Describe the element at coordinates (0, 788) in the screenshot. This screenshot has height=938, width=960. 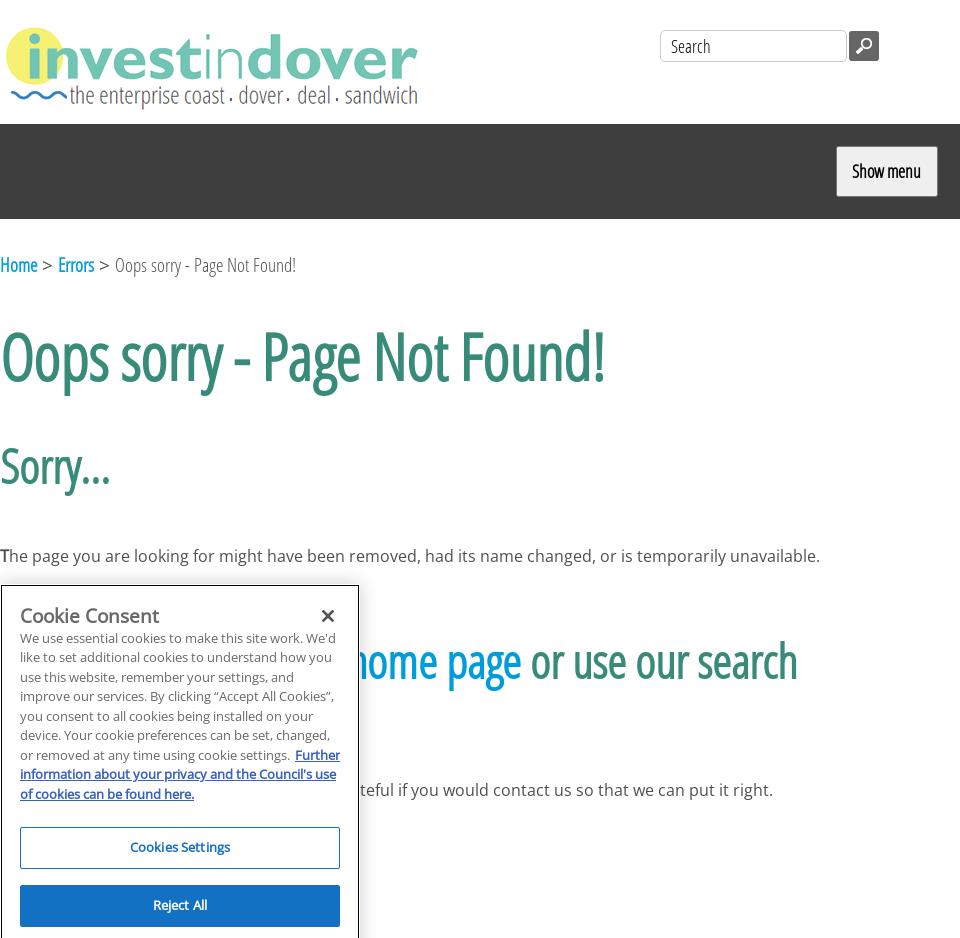
I see `'If you have found an error we would be very grateful if you would contact us so that we can put it right.'` at that location.